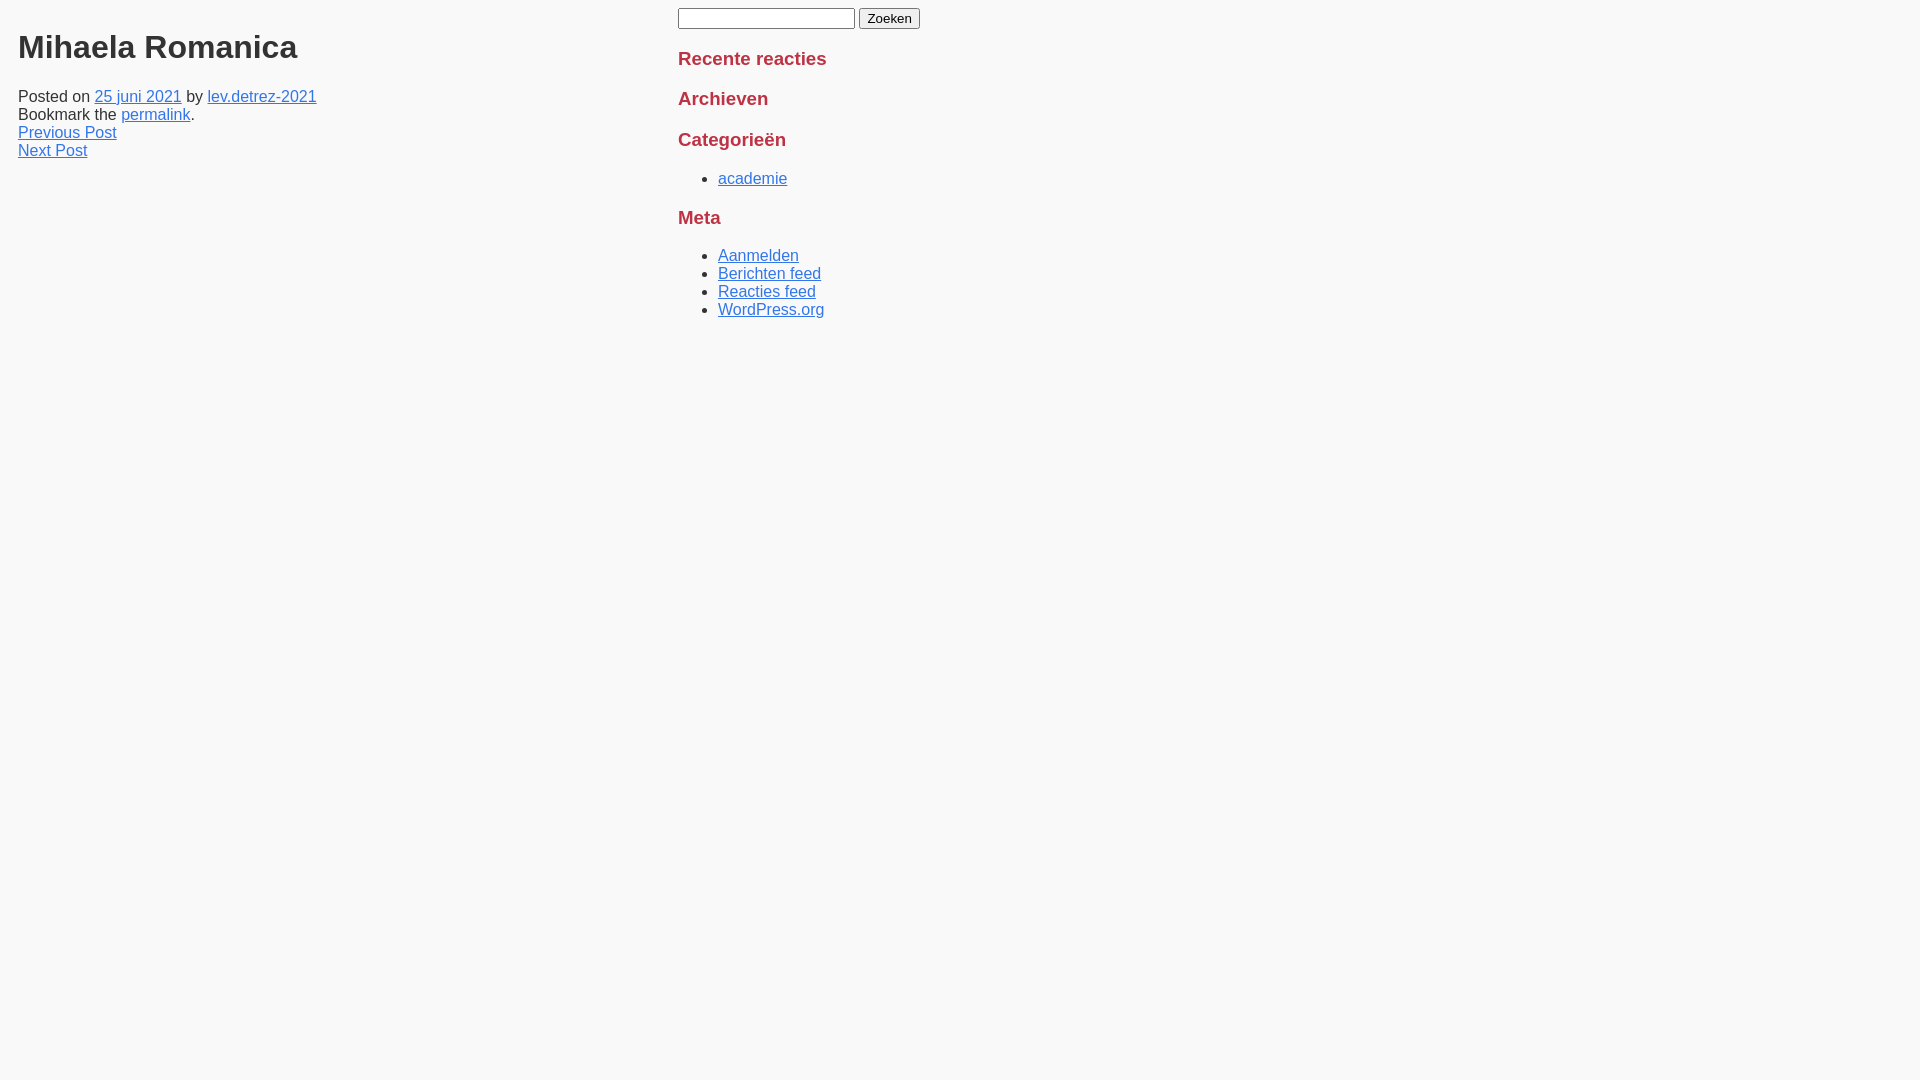 The image size is (1920, 1080). Describe the element at coordinates (766, 291) in the screenshot. I see `'Reacties feed'` at that location.